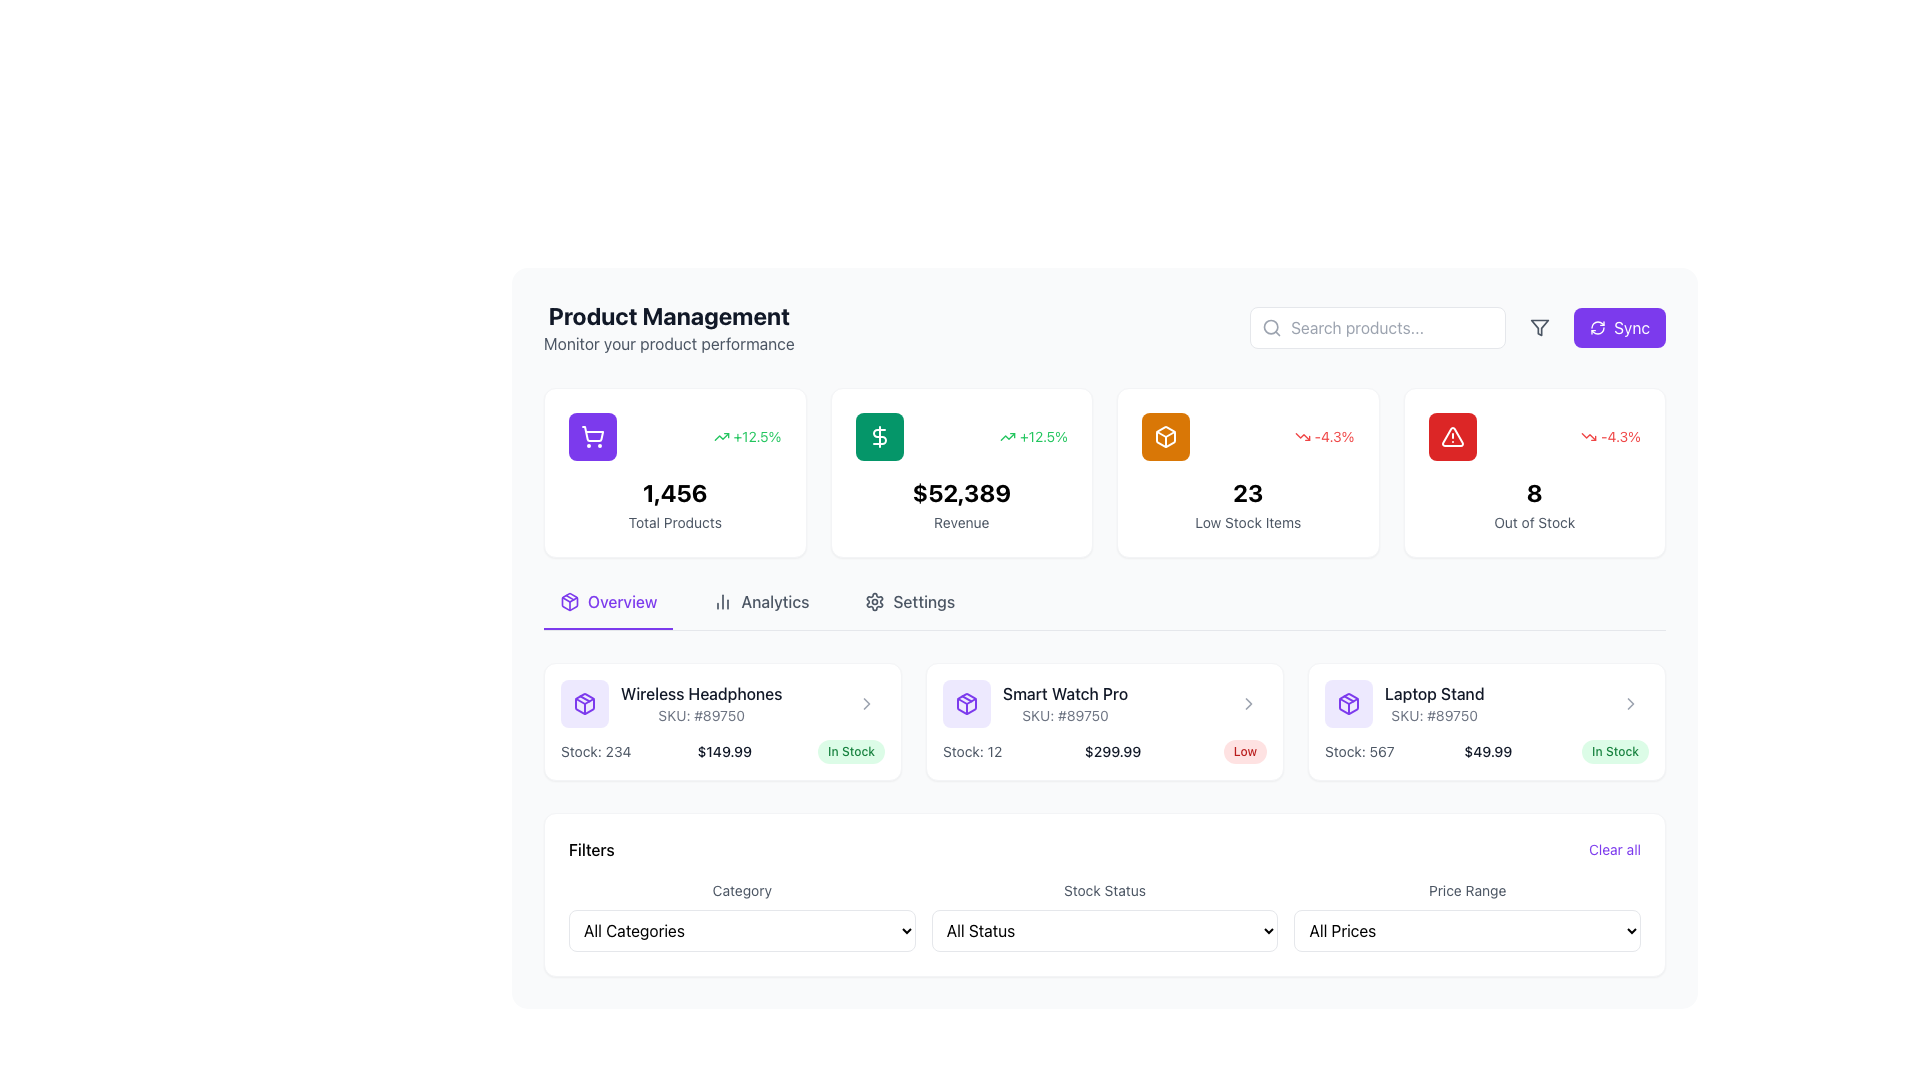  What do you see at coordinates (669, 315) in the screenshot?
I see `information from the text heading element labeled 'Product Management', which is a bold and prominent title at the top of the application interface` at bounding box center [669, 315].